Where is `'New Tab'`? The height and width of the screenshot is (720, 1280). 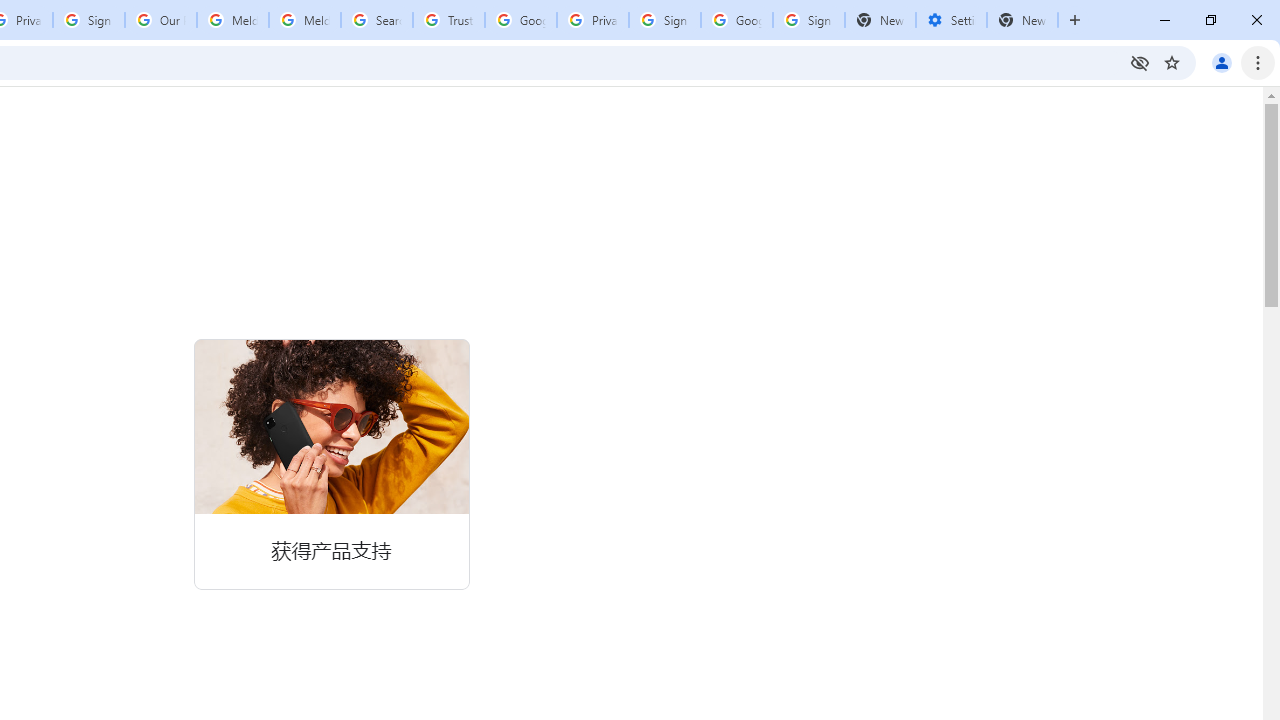 'New Tab' is located at coordinates (1022, 20).